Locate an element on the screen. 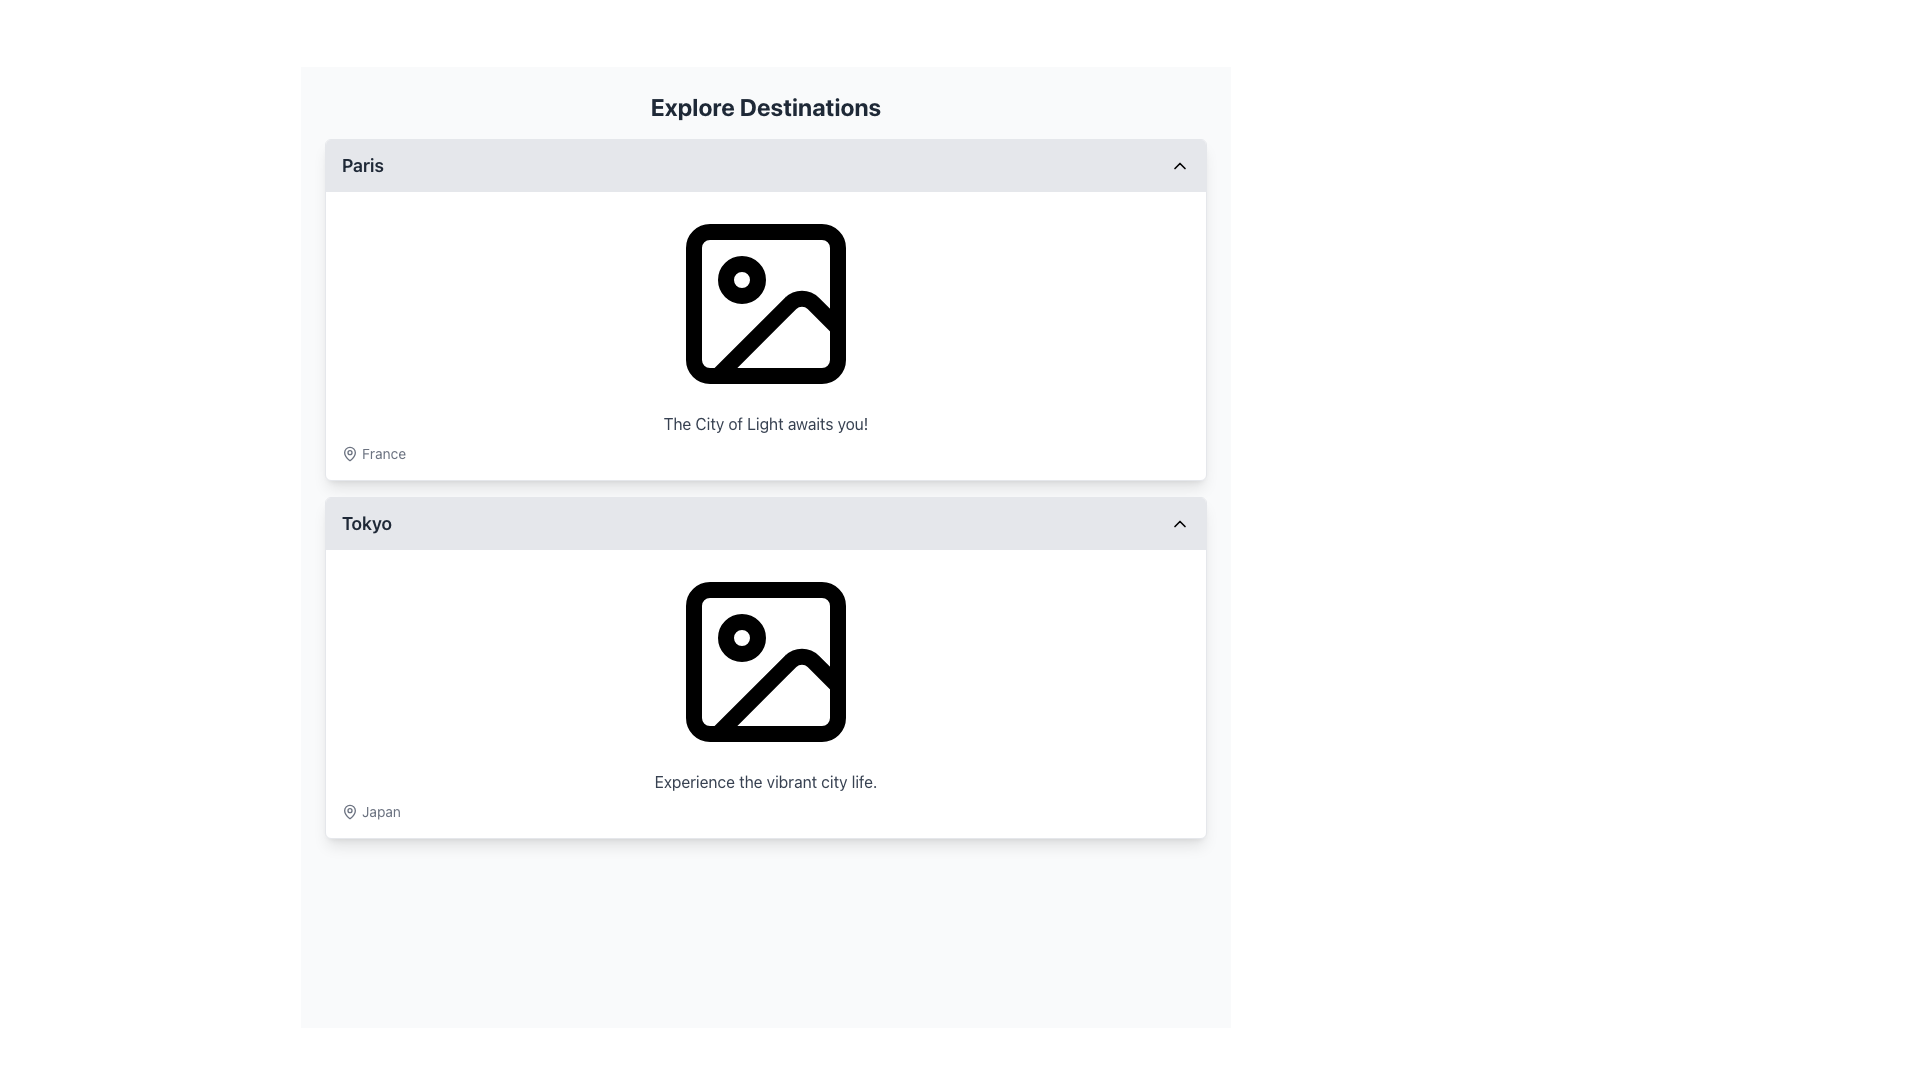 This screenshot has height=1080, width=1920. text element that says 'The City of Light awaits you!' which is styled in gray and positioned above the label 'France' within the 'Paris' section is located at coordinates (765, 423).